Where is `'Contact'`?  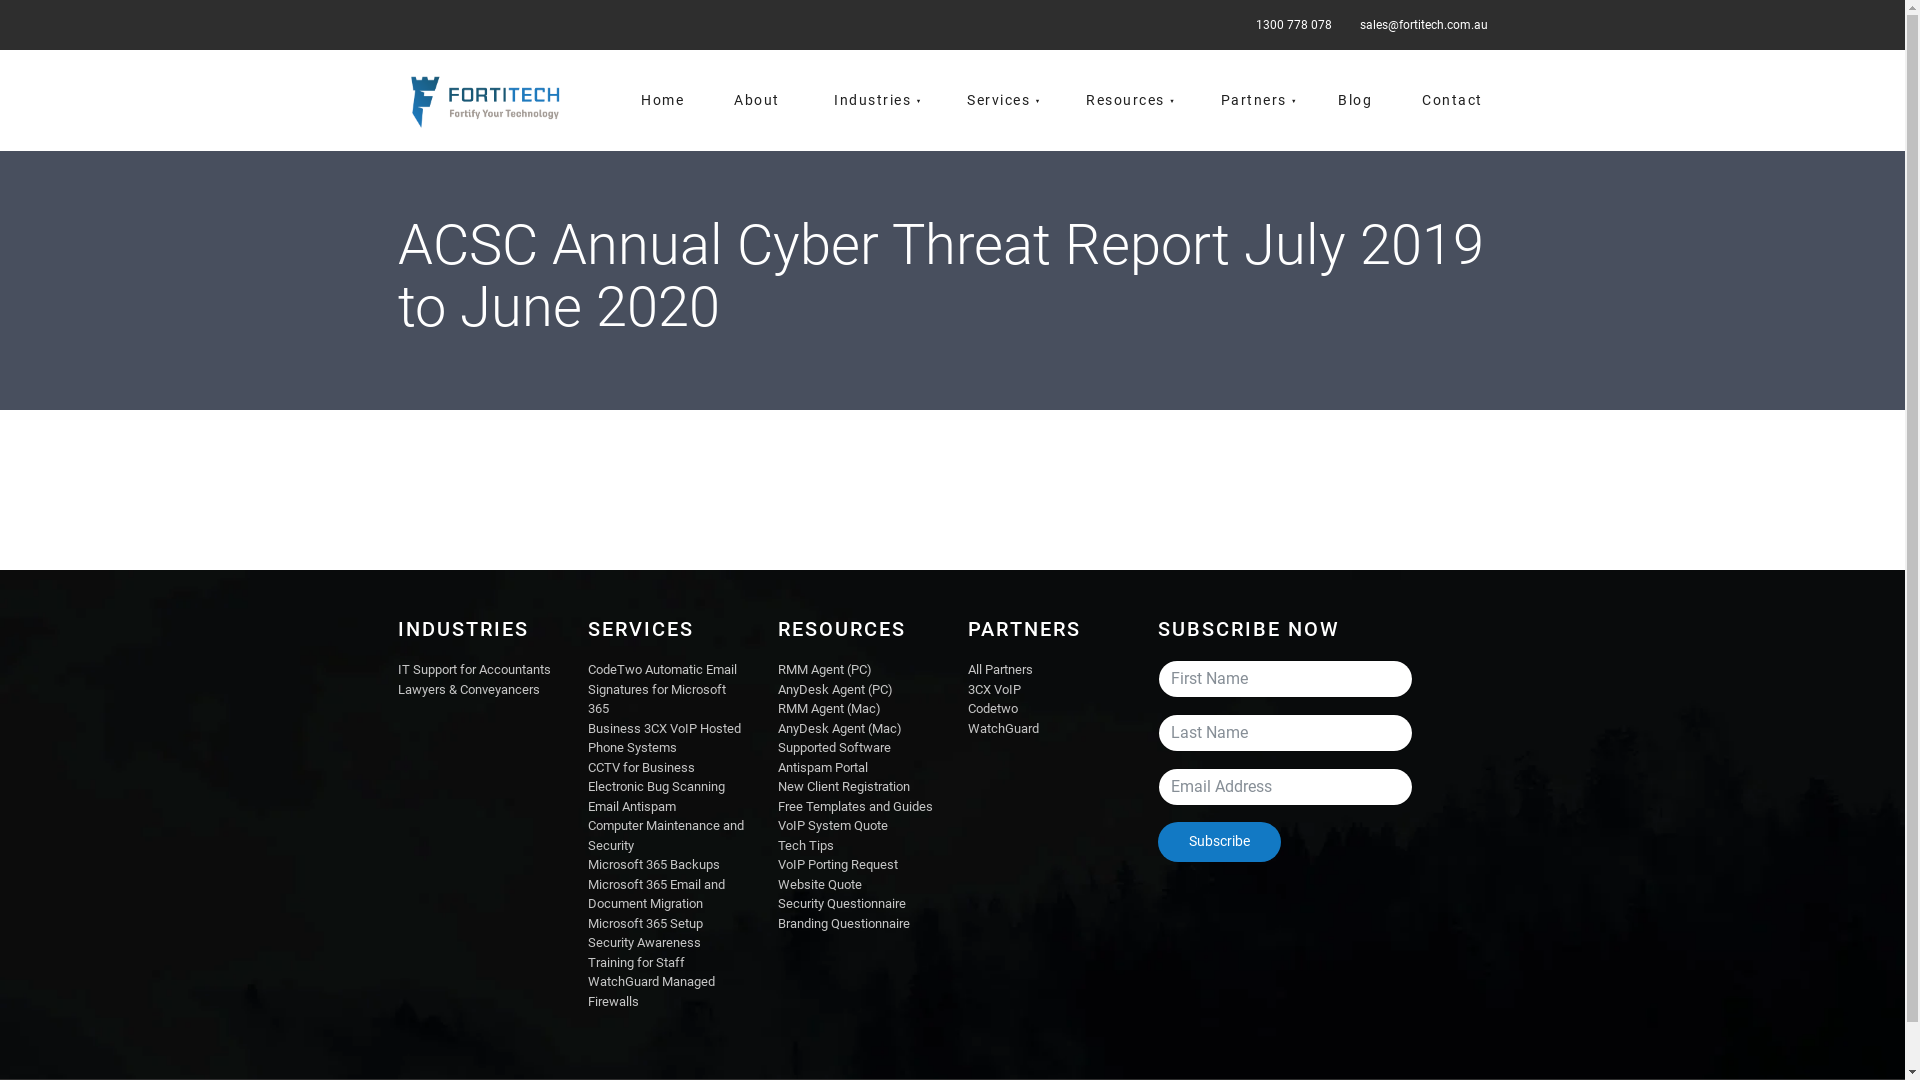
'Contact' is located at coordinates (1452, 100).